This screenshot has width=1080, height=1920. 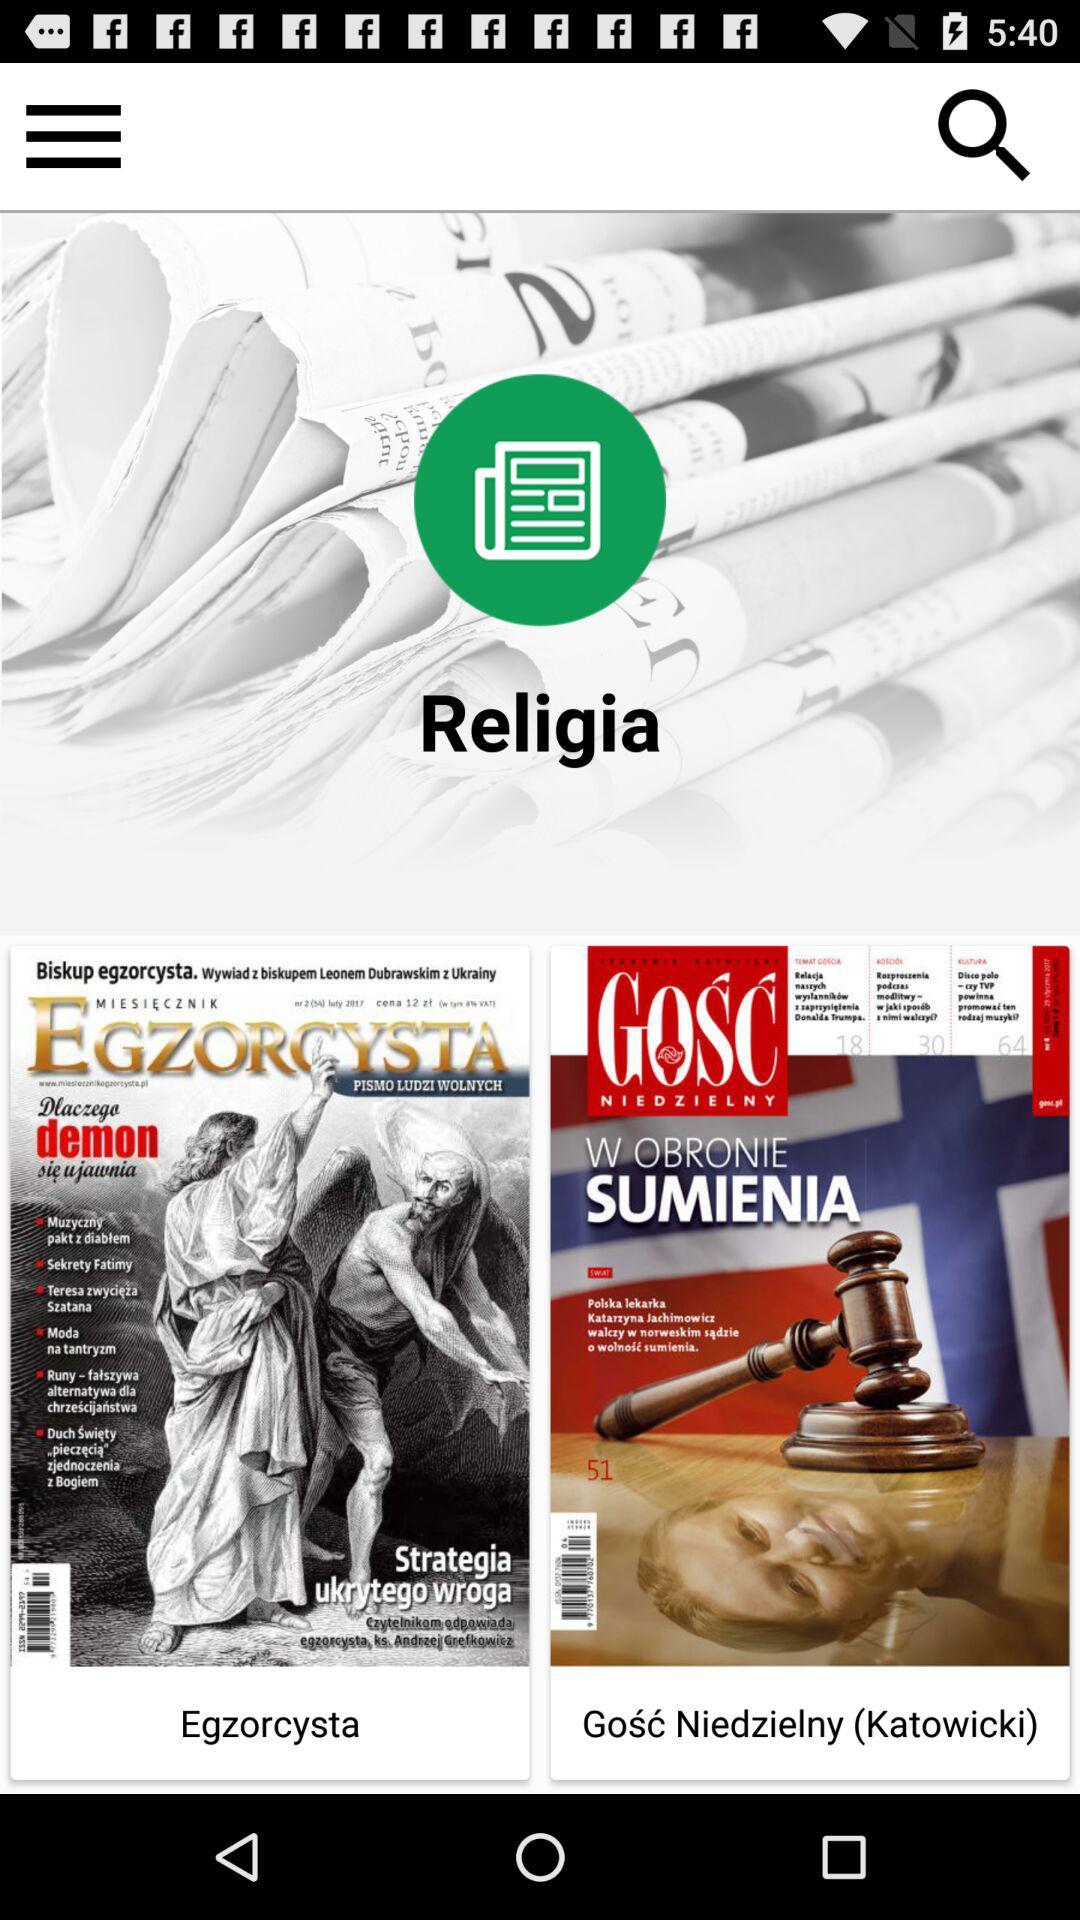 What do you see at coordinates (984, 135) in the screenshot?
I see `the icon at the top right corner` at bounding box center [984, 135].